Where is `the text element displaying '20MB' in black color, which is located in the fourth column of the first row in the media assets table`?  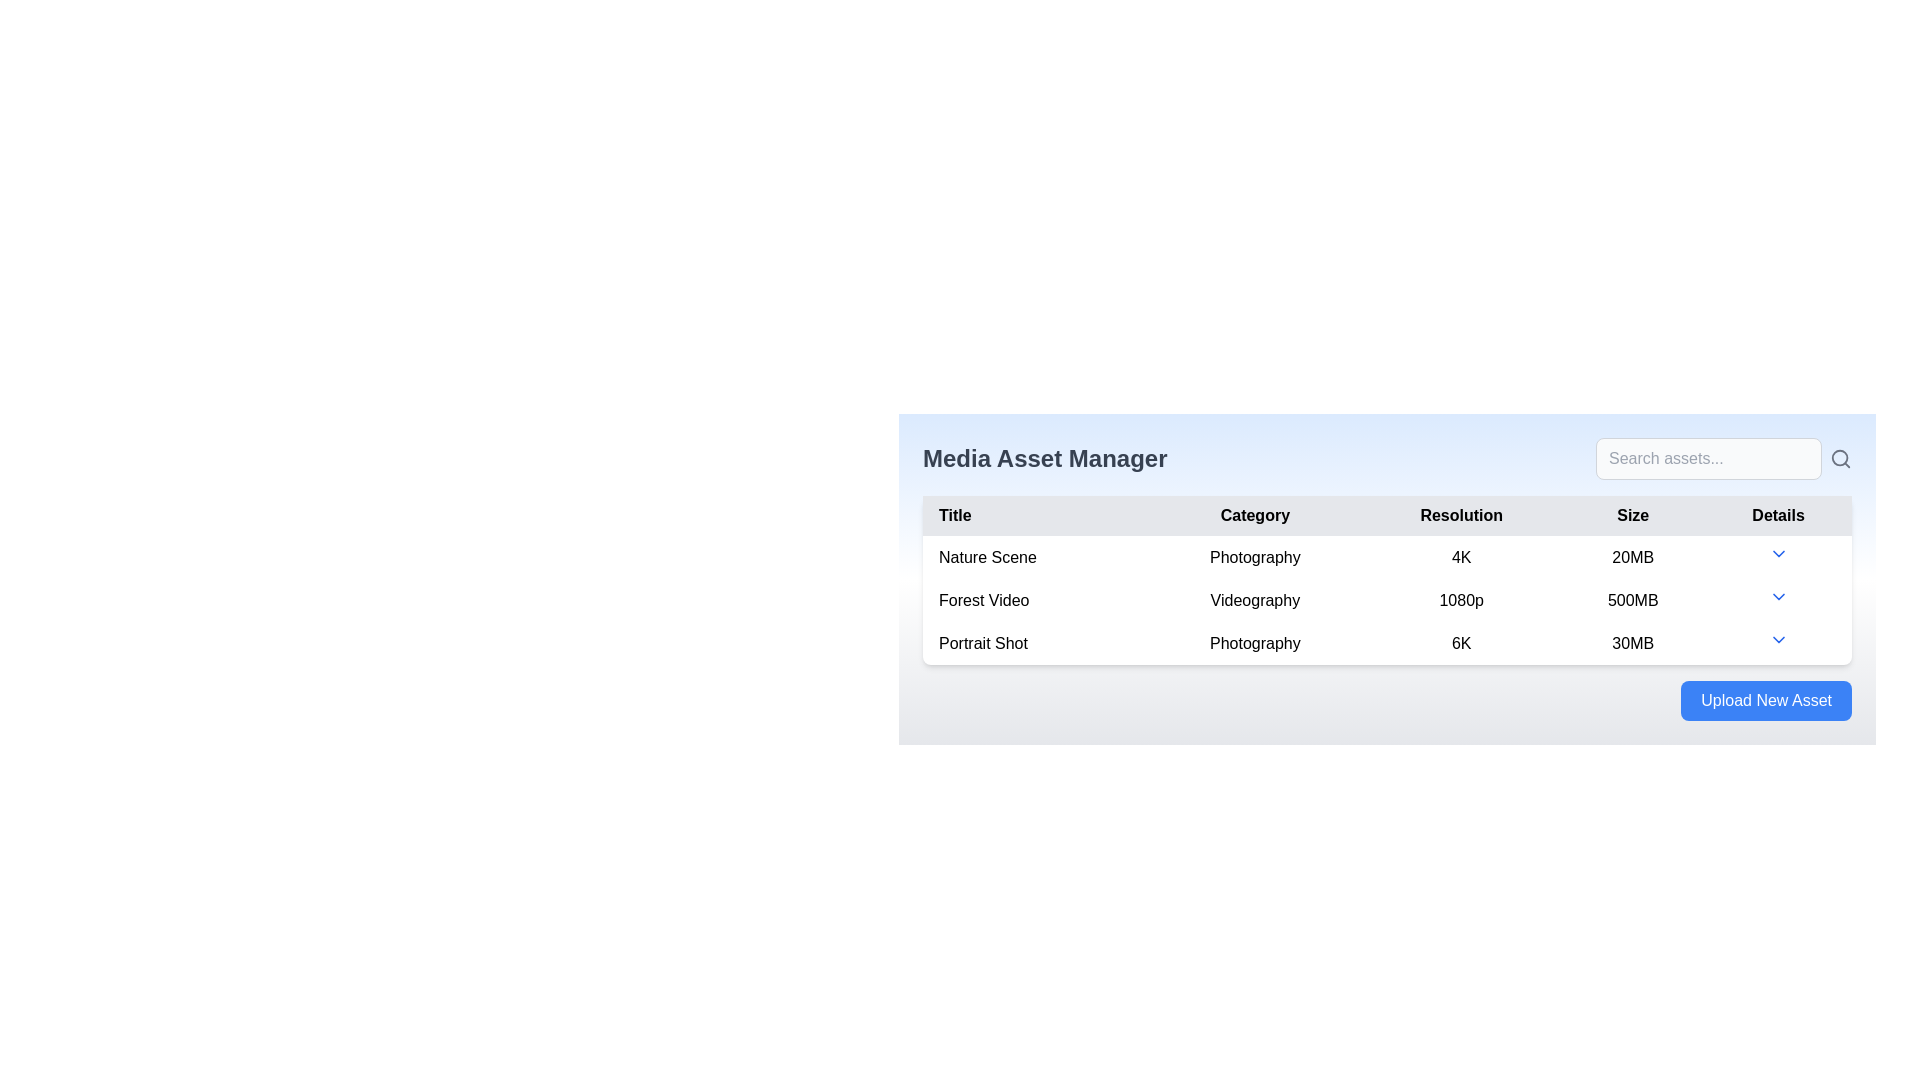
the text element displaying '20MB' in black color, which is located in the fourth column of the first row in the media assets table is located at coordinates (1633, 557).